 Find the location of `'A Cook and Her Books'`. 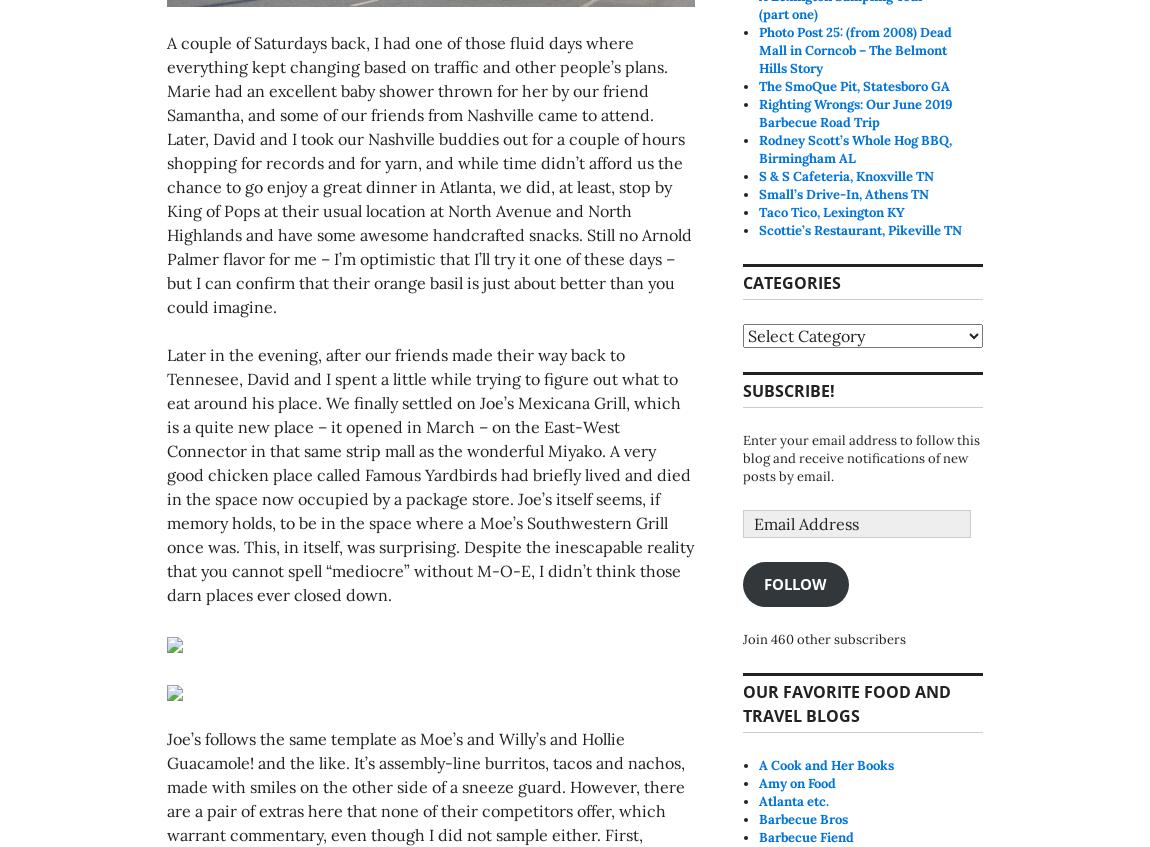

'A Cook and Her Books' is located at coordinates (825, 764).